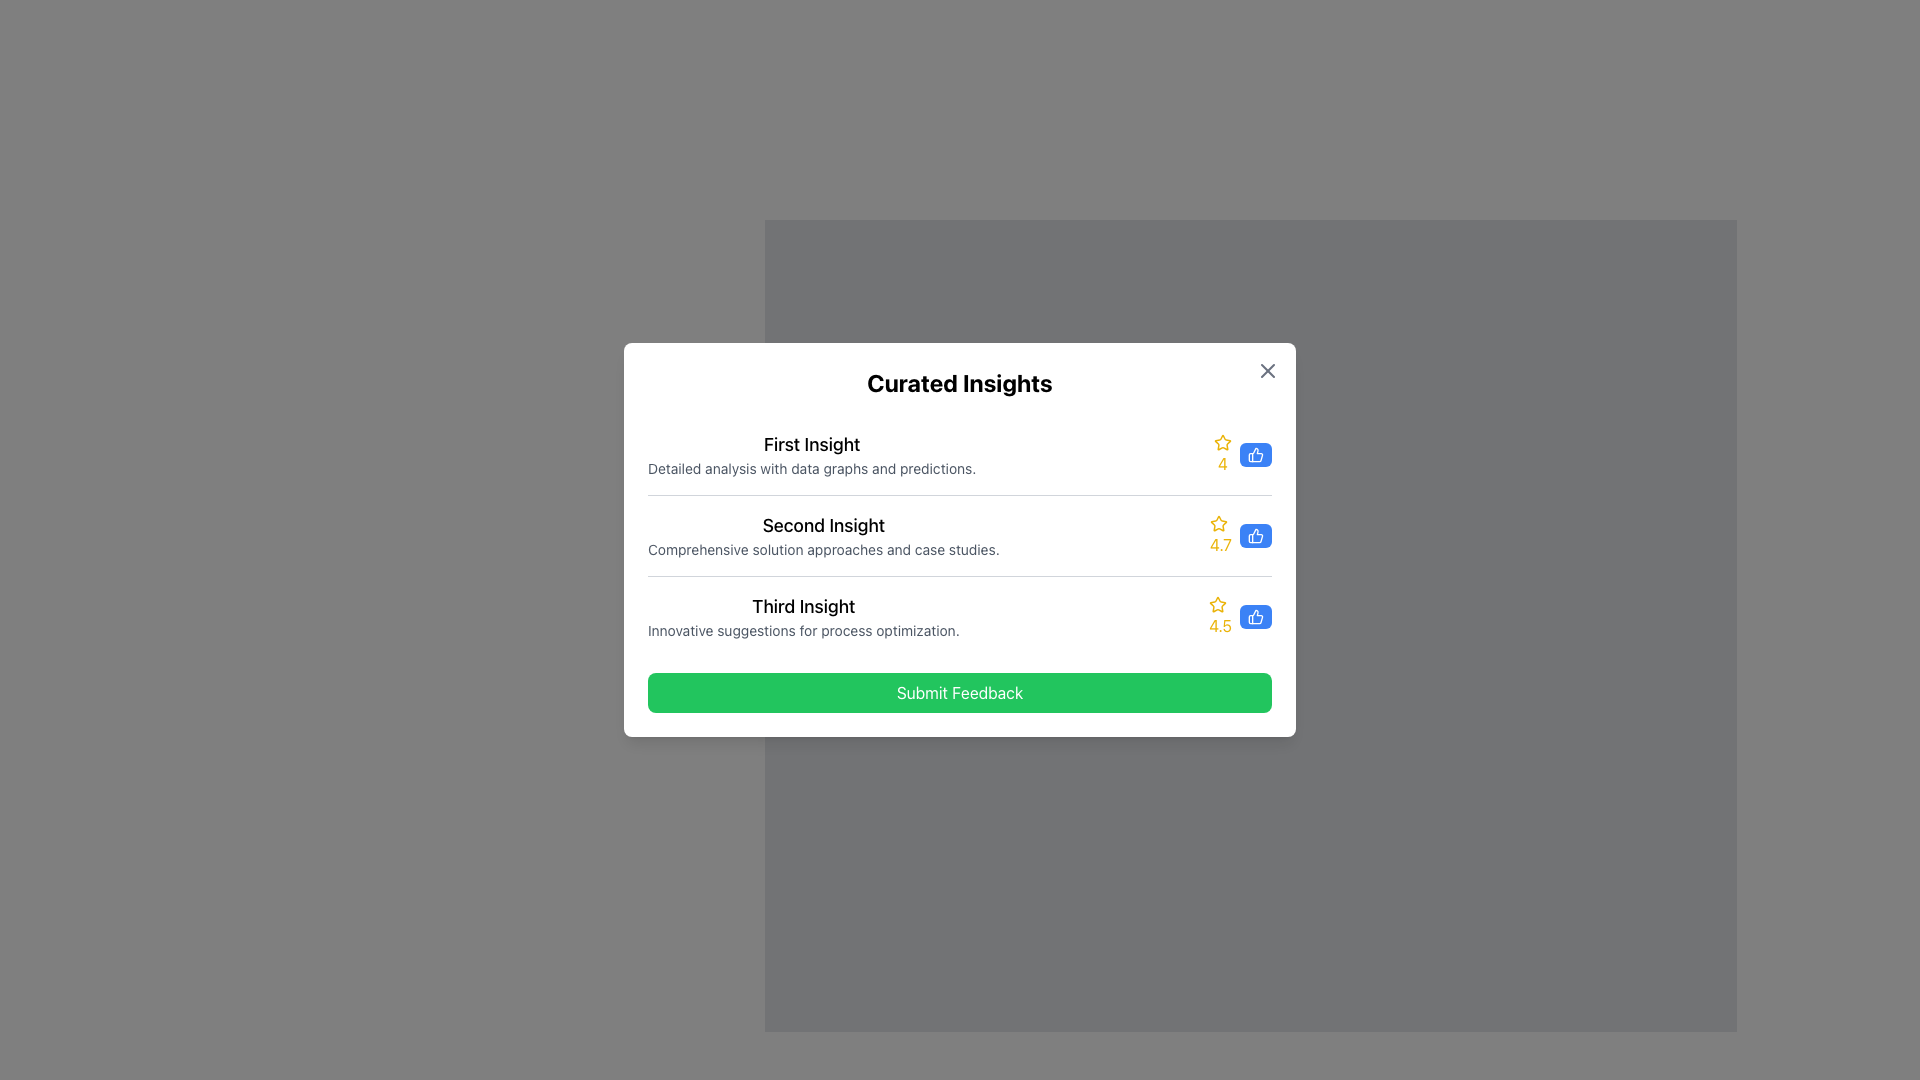  What do you see at coordinates (1217, 603) in the screenshot?
I see `the stylized star icon with a golden outline located next to the '4.5' rating text in the 'Third Insight' list item` at bounding box center [1217, 603].